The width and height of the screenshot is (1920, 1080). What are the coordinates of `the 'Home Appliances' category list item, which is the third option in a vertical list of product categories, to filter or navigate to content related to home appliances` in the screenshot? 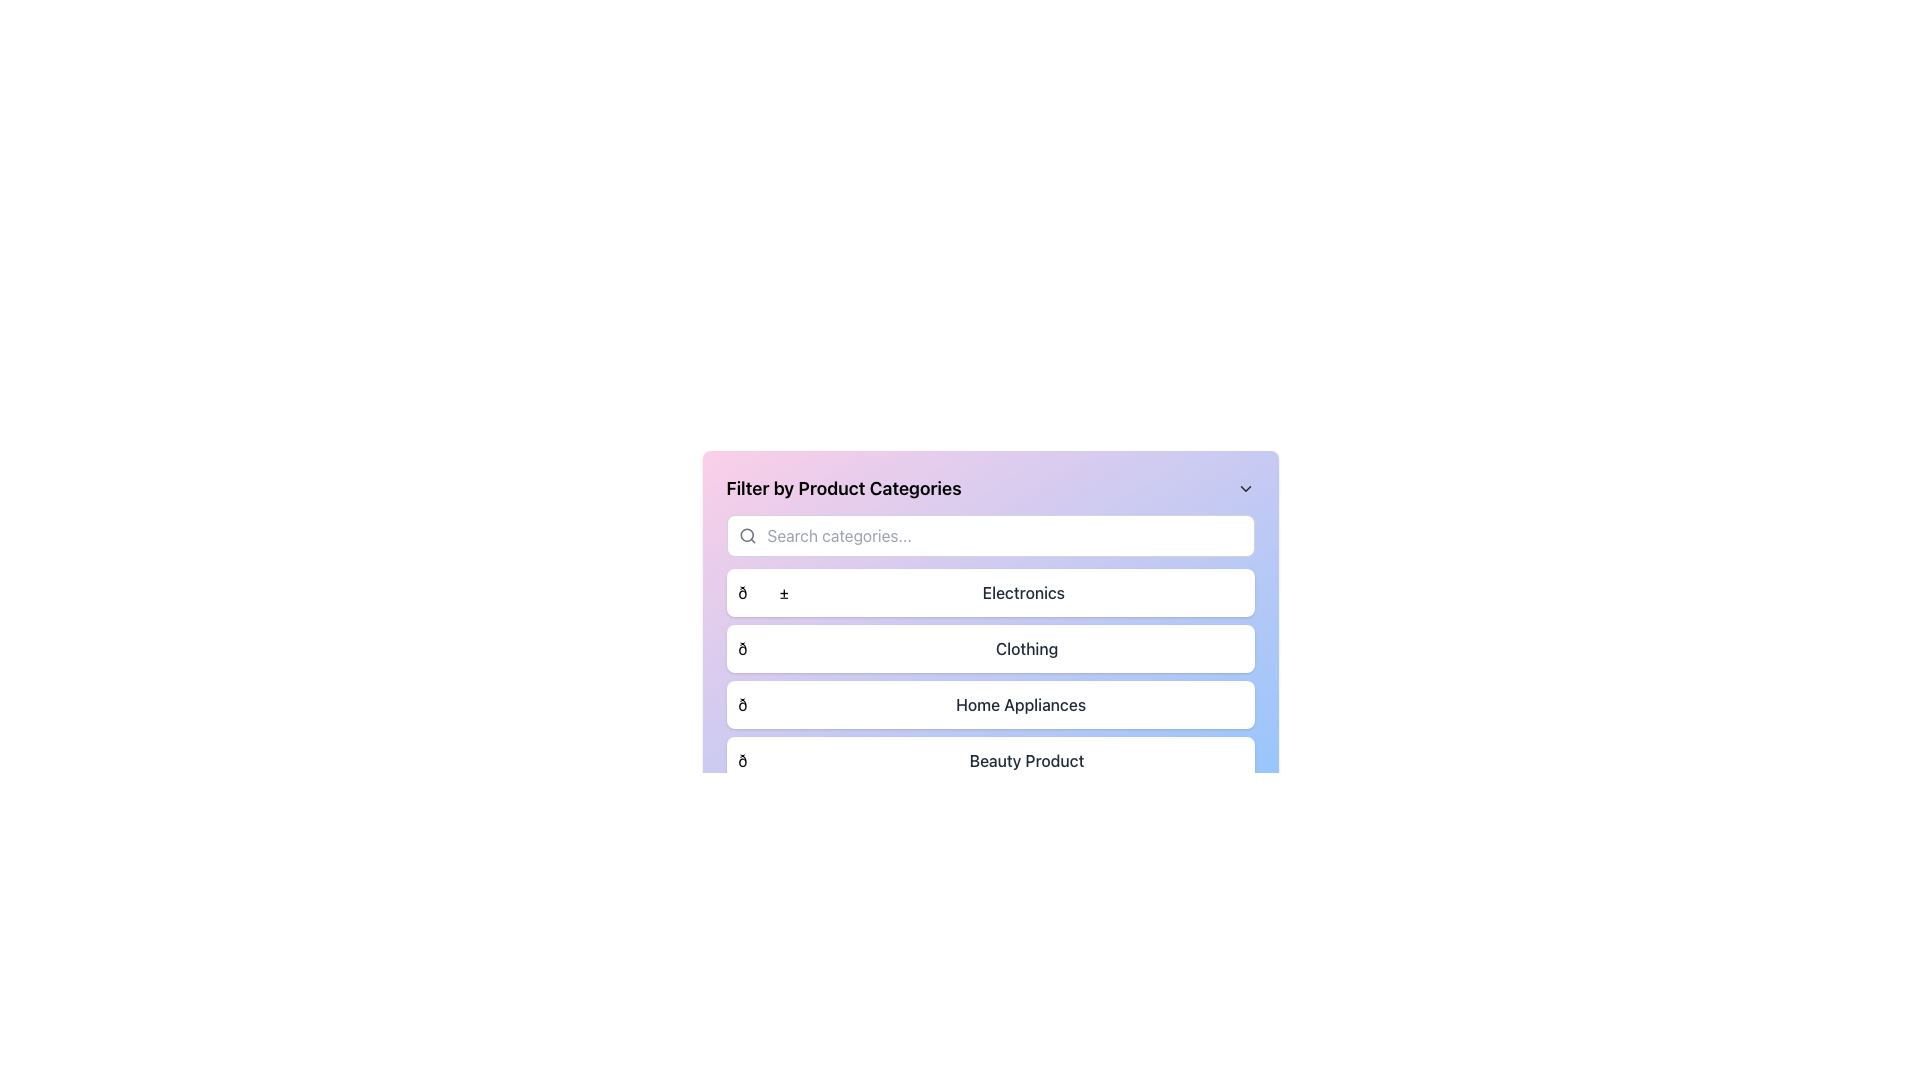 It's located at (990, 704).